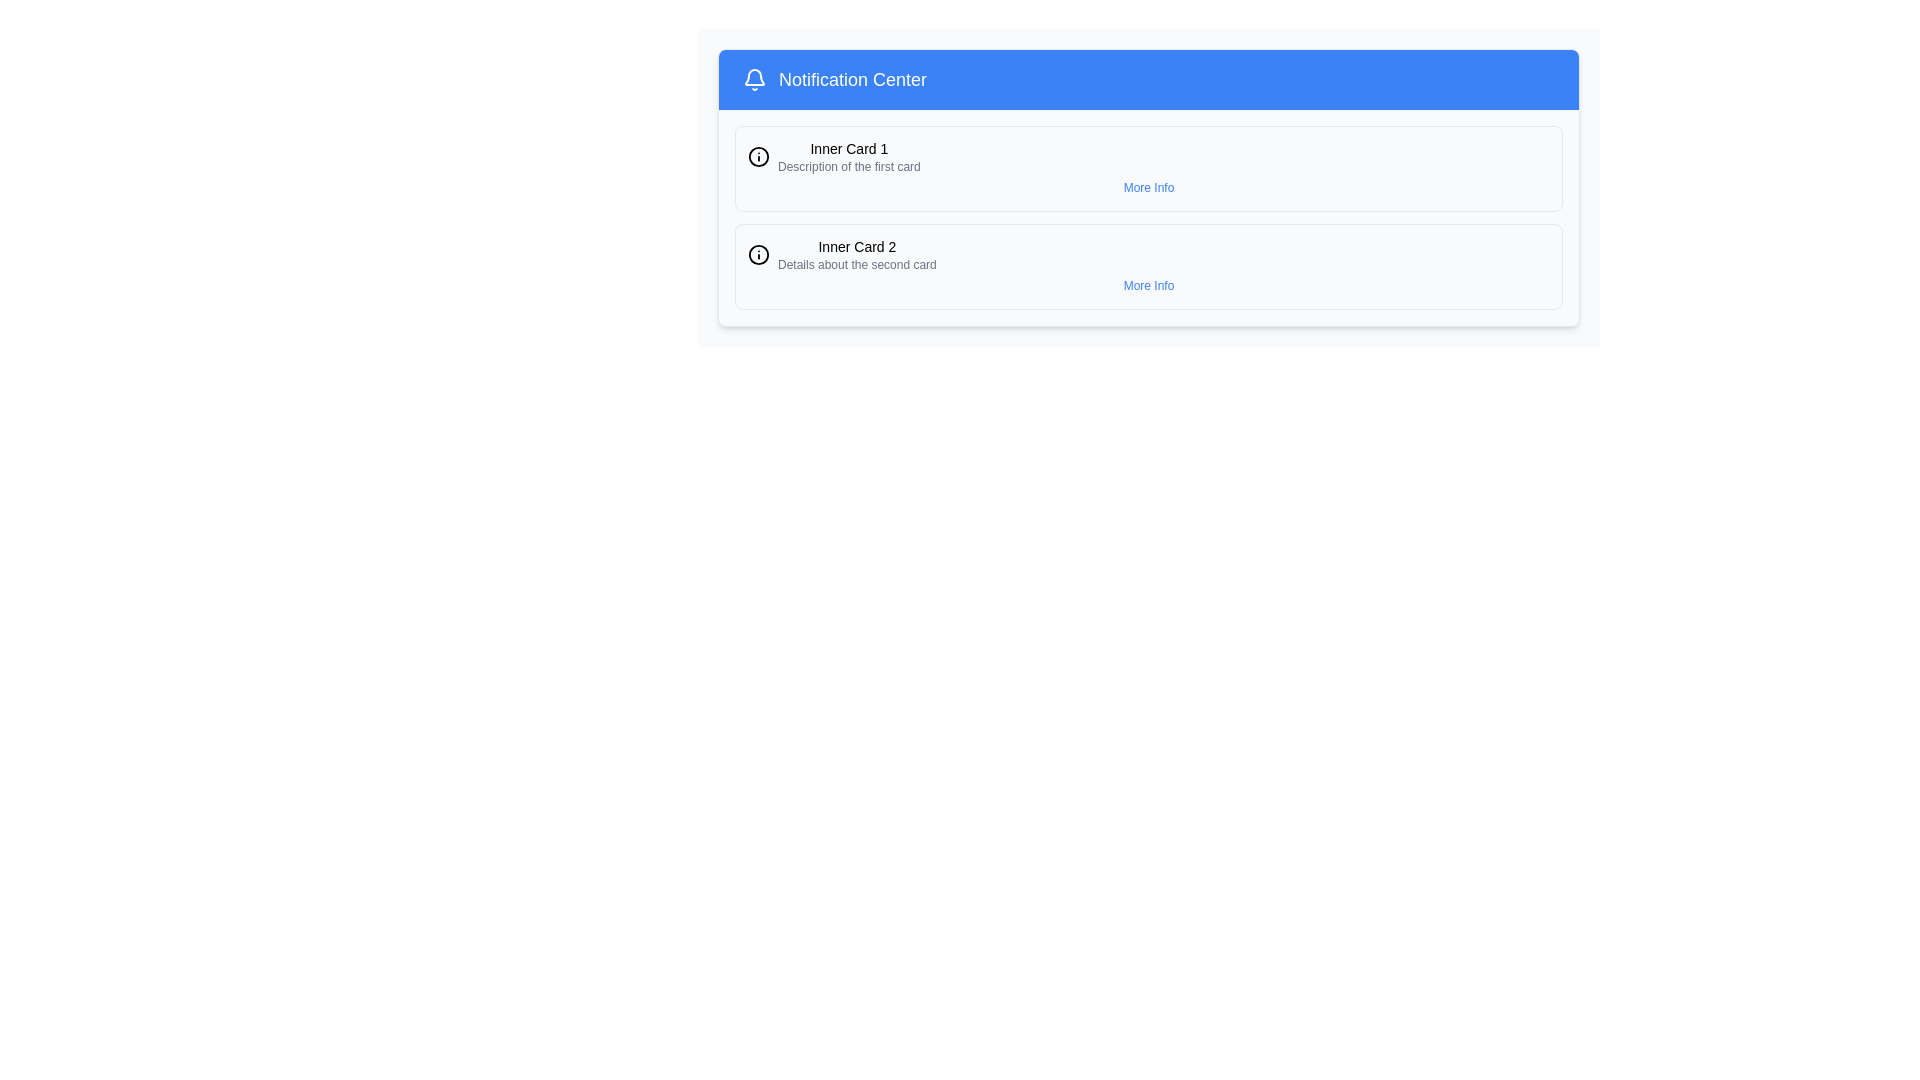 The height and width of the screenshot is (1080, 1920). What do you see at coordinates (857, 264) in the screenshot?
I see `the descriptive text element within the 'Inner Card 2' section` at bounding box center [857, 264].